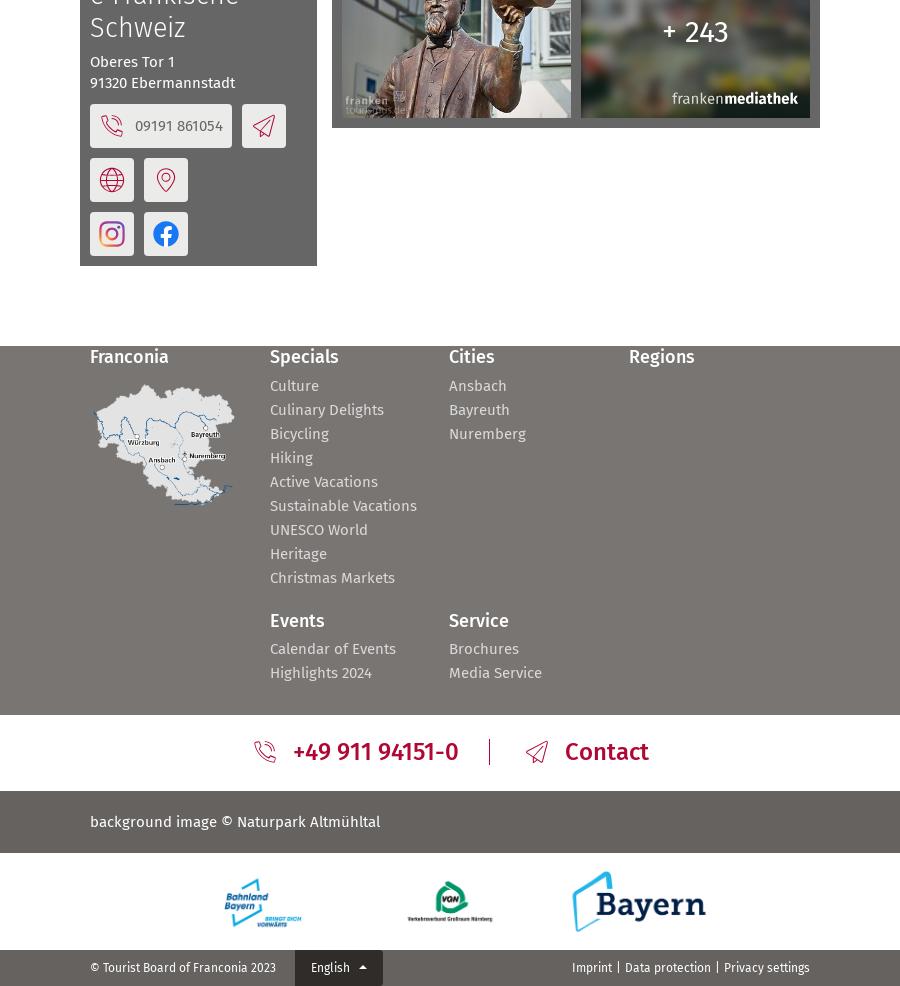 The width and height of the screenshot is (900, 986). What do you see at coordinates (303, 356) in the screenshot?
I see `'Specials'` at bounding box center [303, 356].